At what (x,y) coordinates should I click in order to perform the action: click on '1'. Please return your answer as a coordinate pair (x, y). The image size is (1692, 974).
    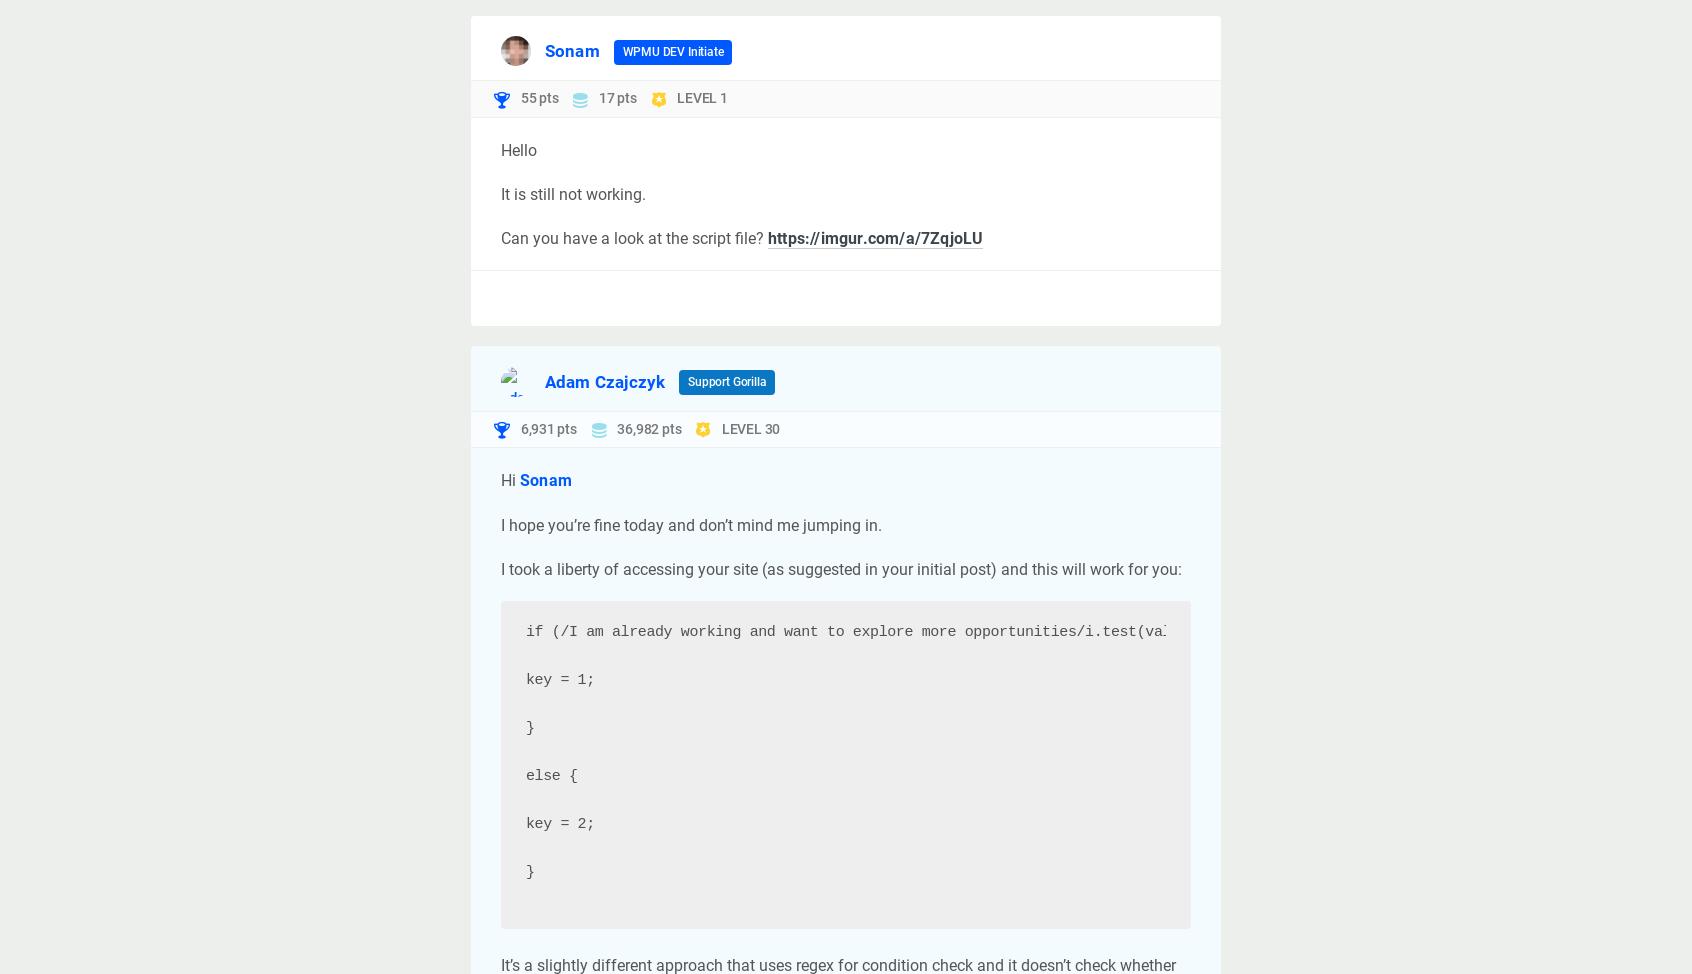
    Looking at the image, I should click on (718, 96).